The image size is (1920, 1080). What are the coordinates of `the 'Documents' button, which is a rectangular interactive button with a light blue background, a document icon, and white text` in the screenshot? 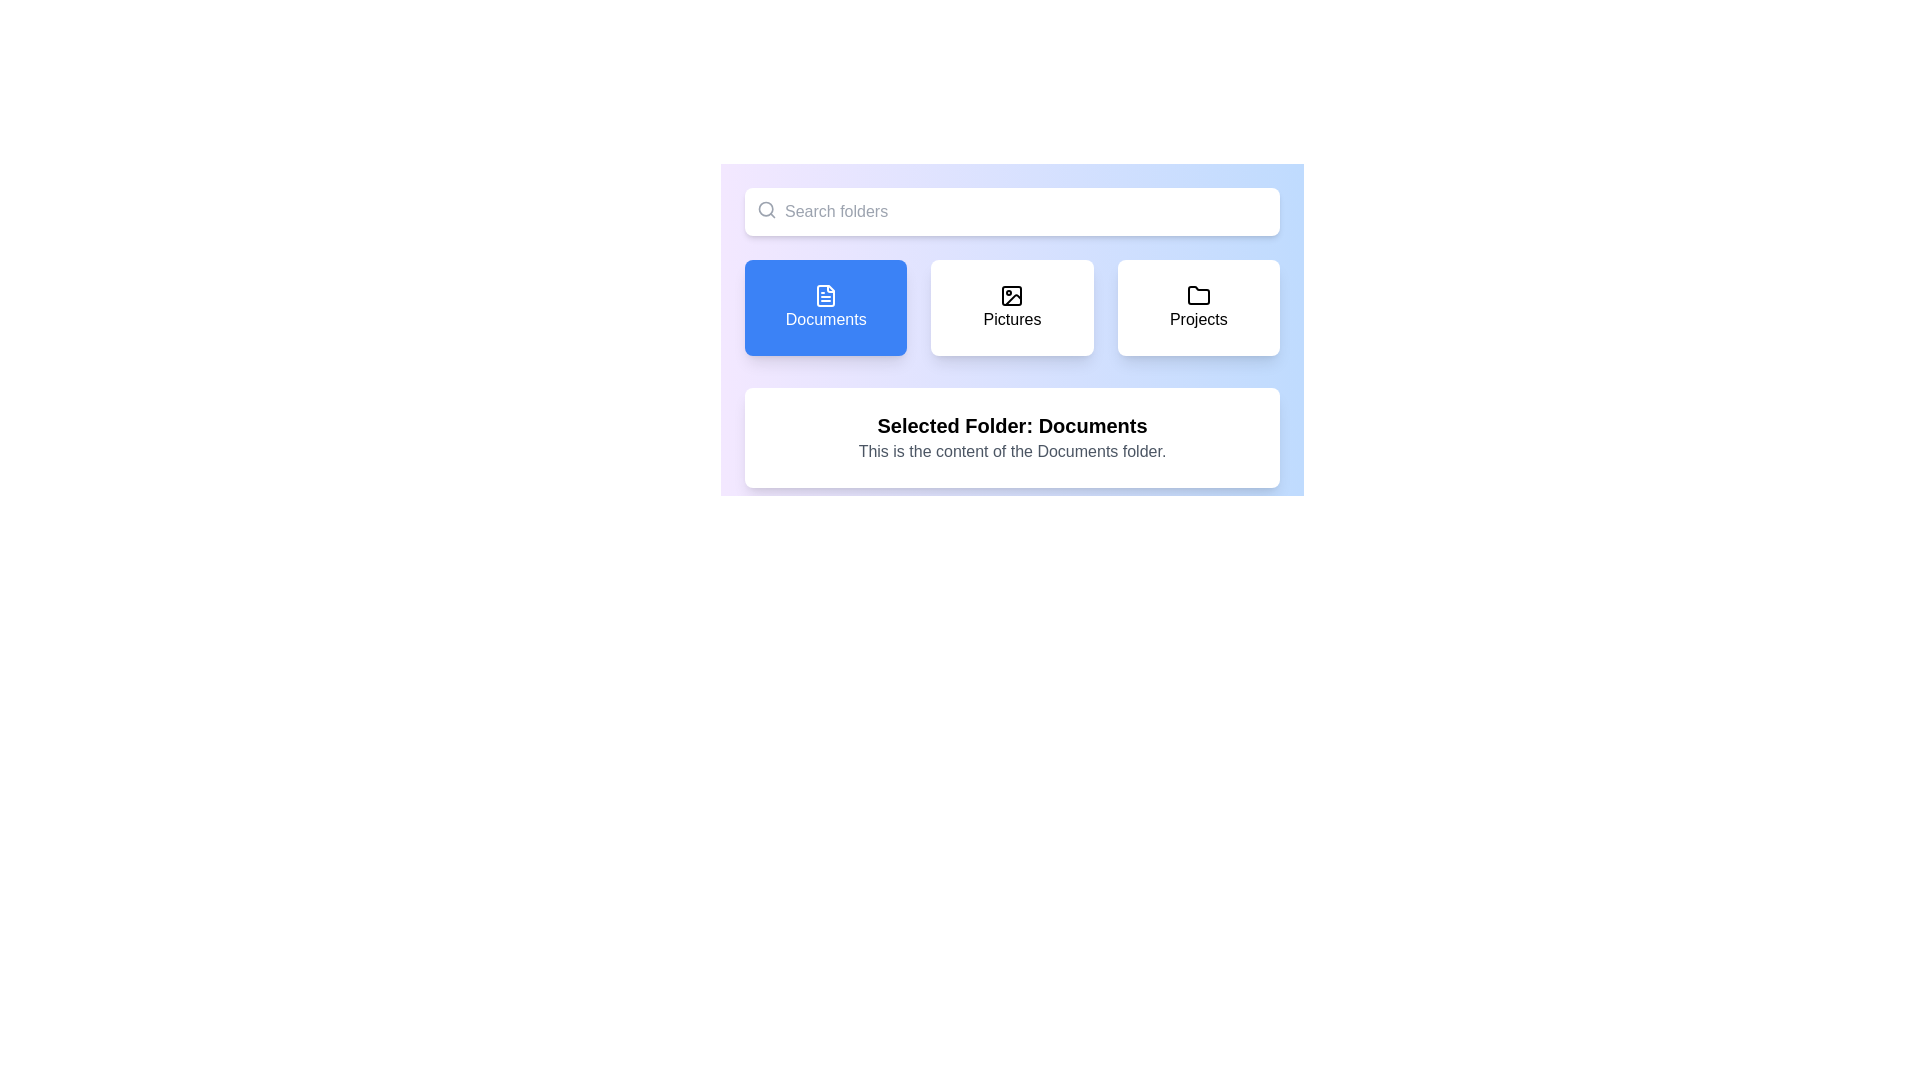 It's located at (826, 308).